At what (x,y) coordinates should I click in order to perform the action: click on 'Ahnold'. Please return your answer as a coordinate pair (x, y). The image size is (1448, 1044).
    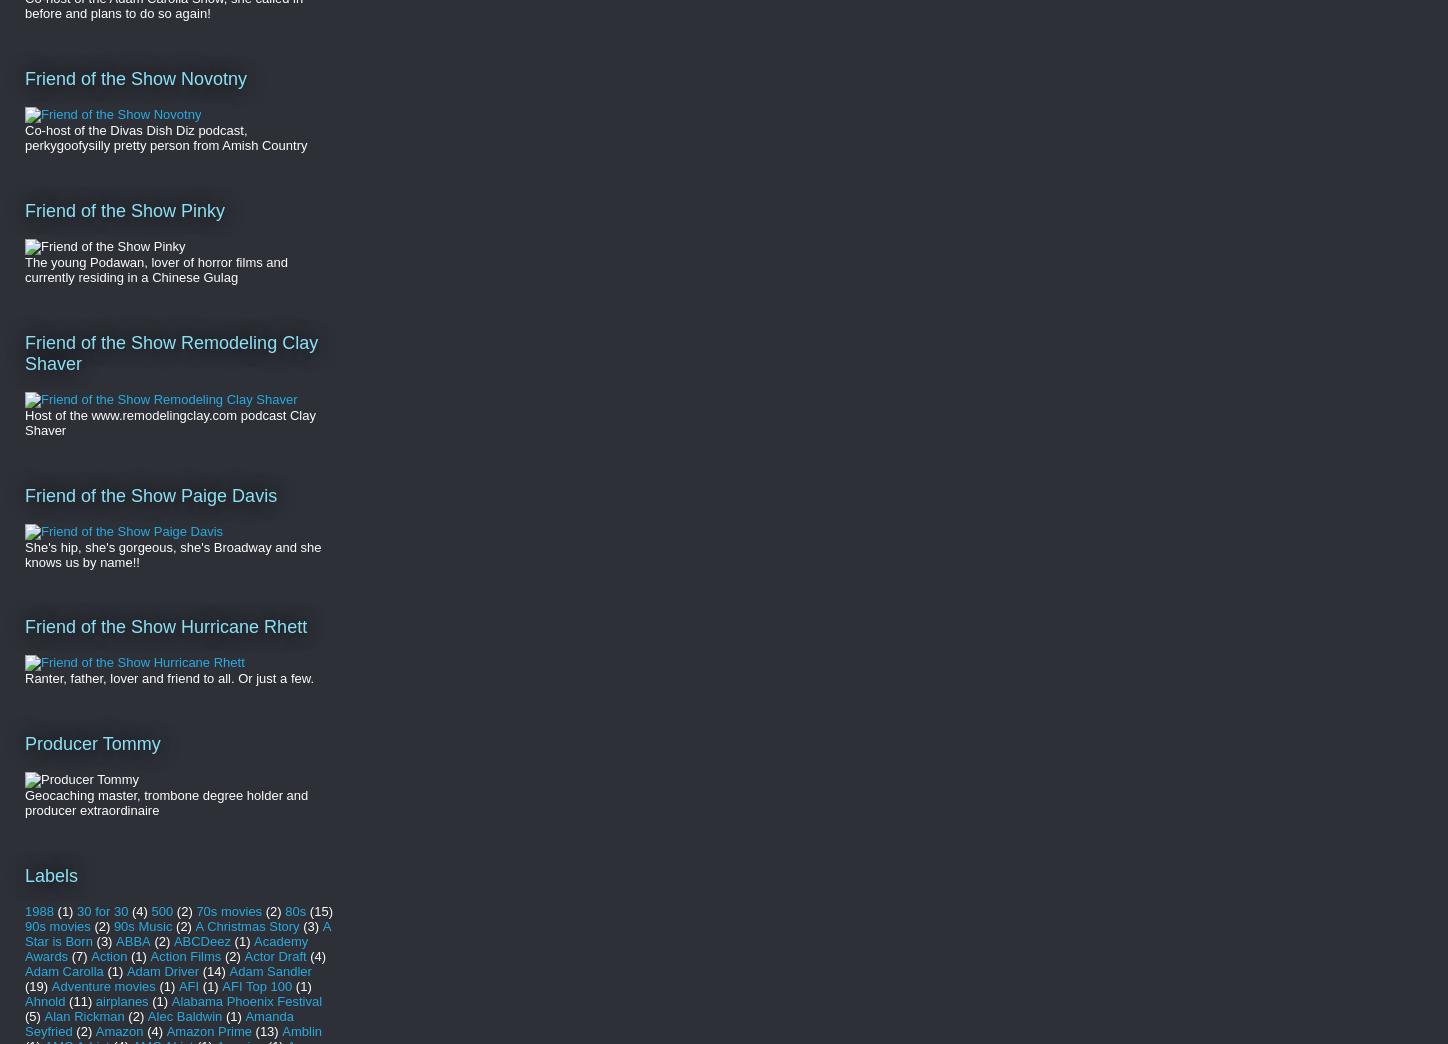
    Looking at the image, I should click on (45, 1000).